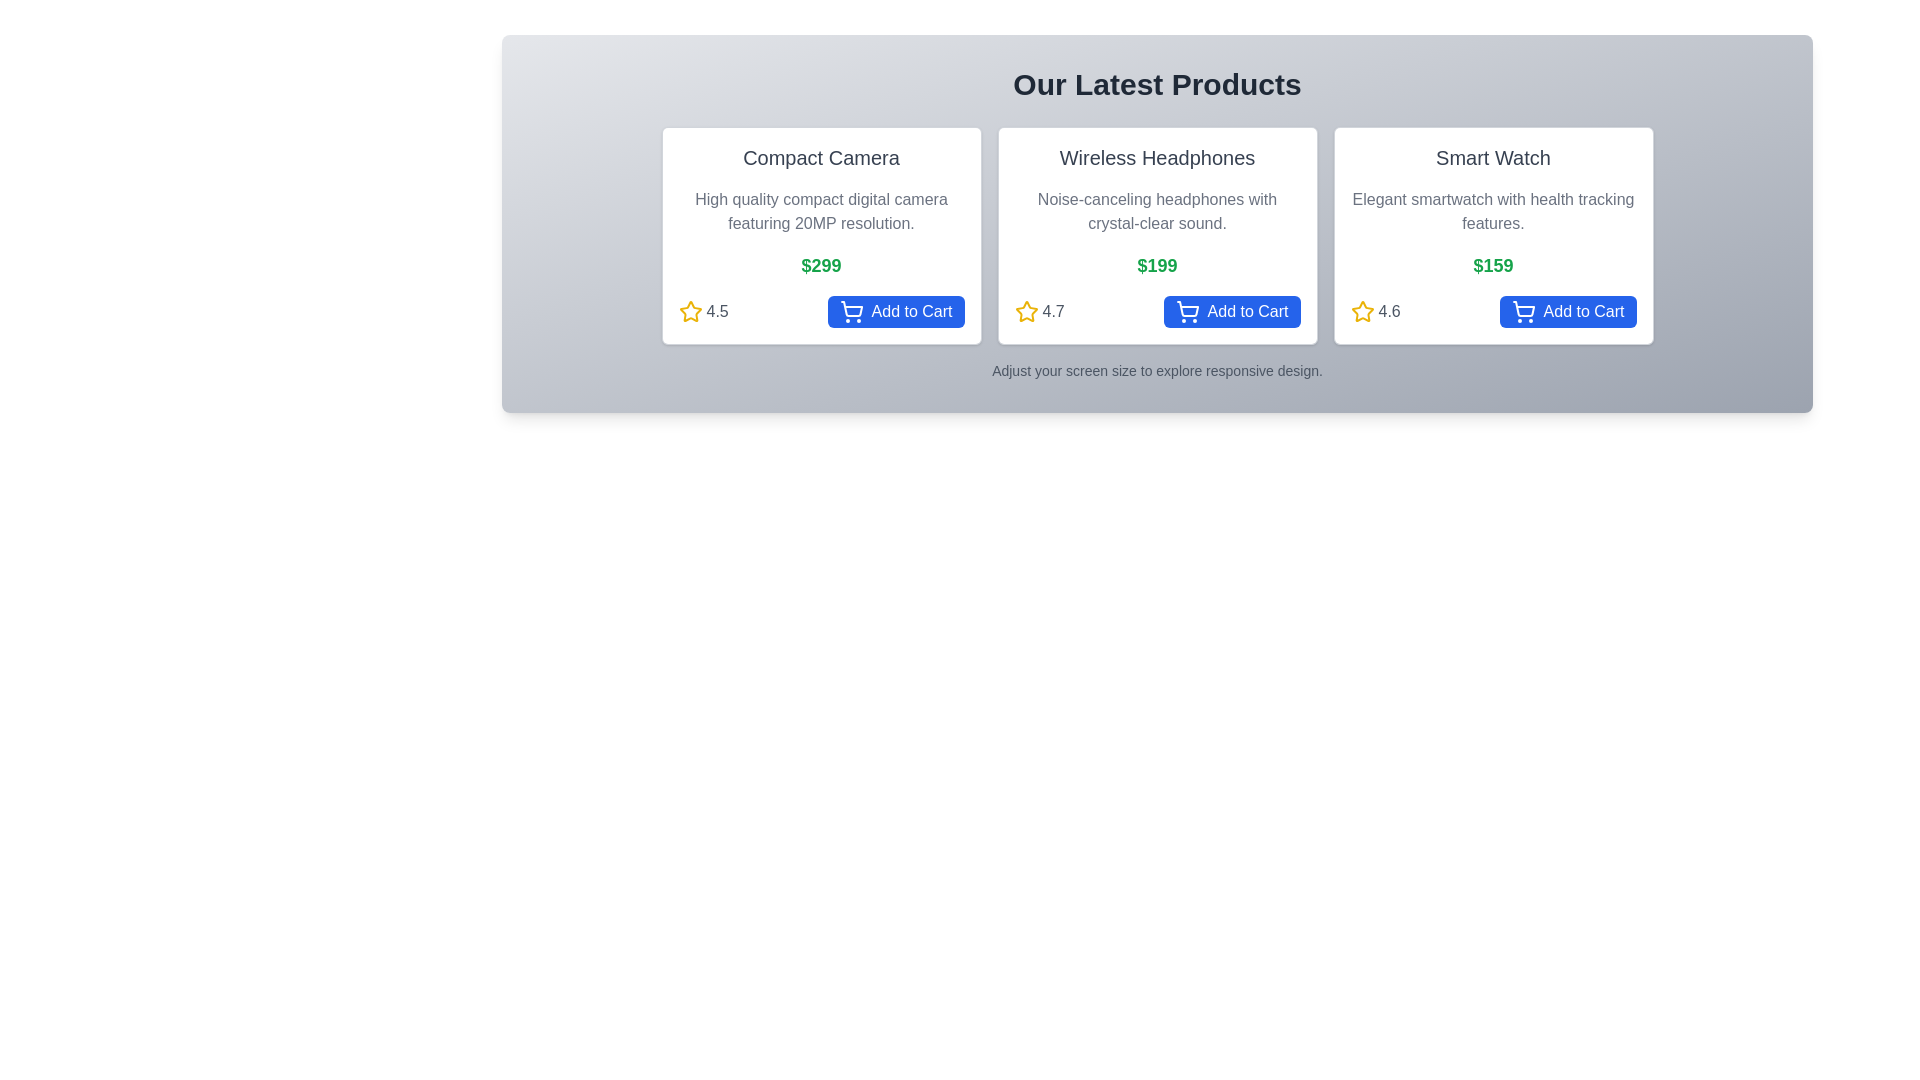 The width and height of the screenshot is (1920, 1080). Describe the element at coordinates (717, 312) in the screenshot. I see `the text displaying '4.5' in gray color, which signifies a product rating for the 'Compact Camera', located in the bottom-left section of the card adjacent to a star icon` at that location.